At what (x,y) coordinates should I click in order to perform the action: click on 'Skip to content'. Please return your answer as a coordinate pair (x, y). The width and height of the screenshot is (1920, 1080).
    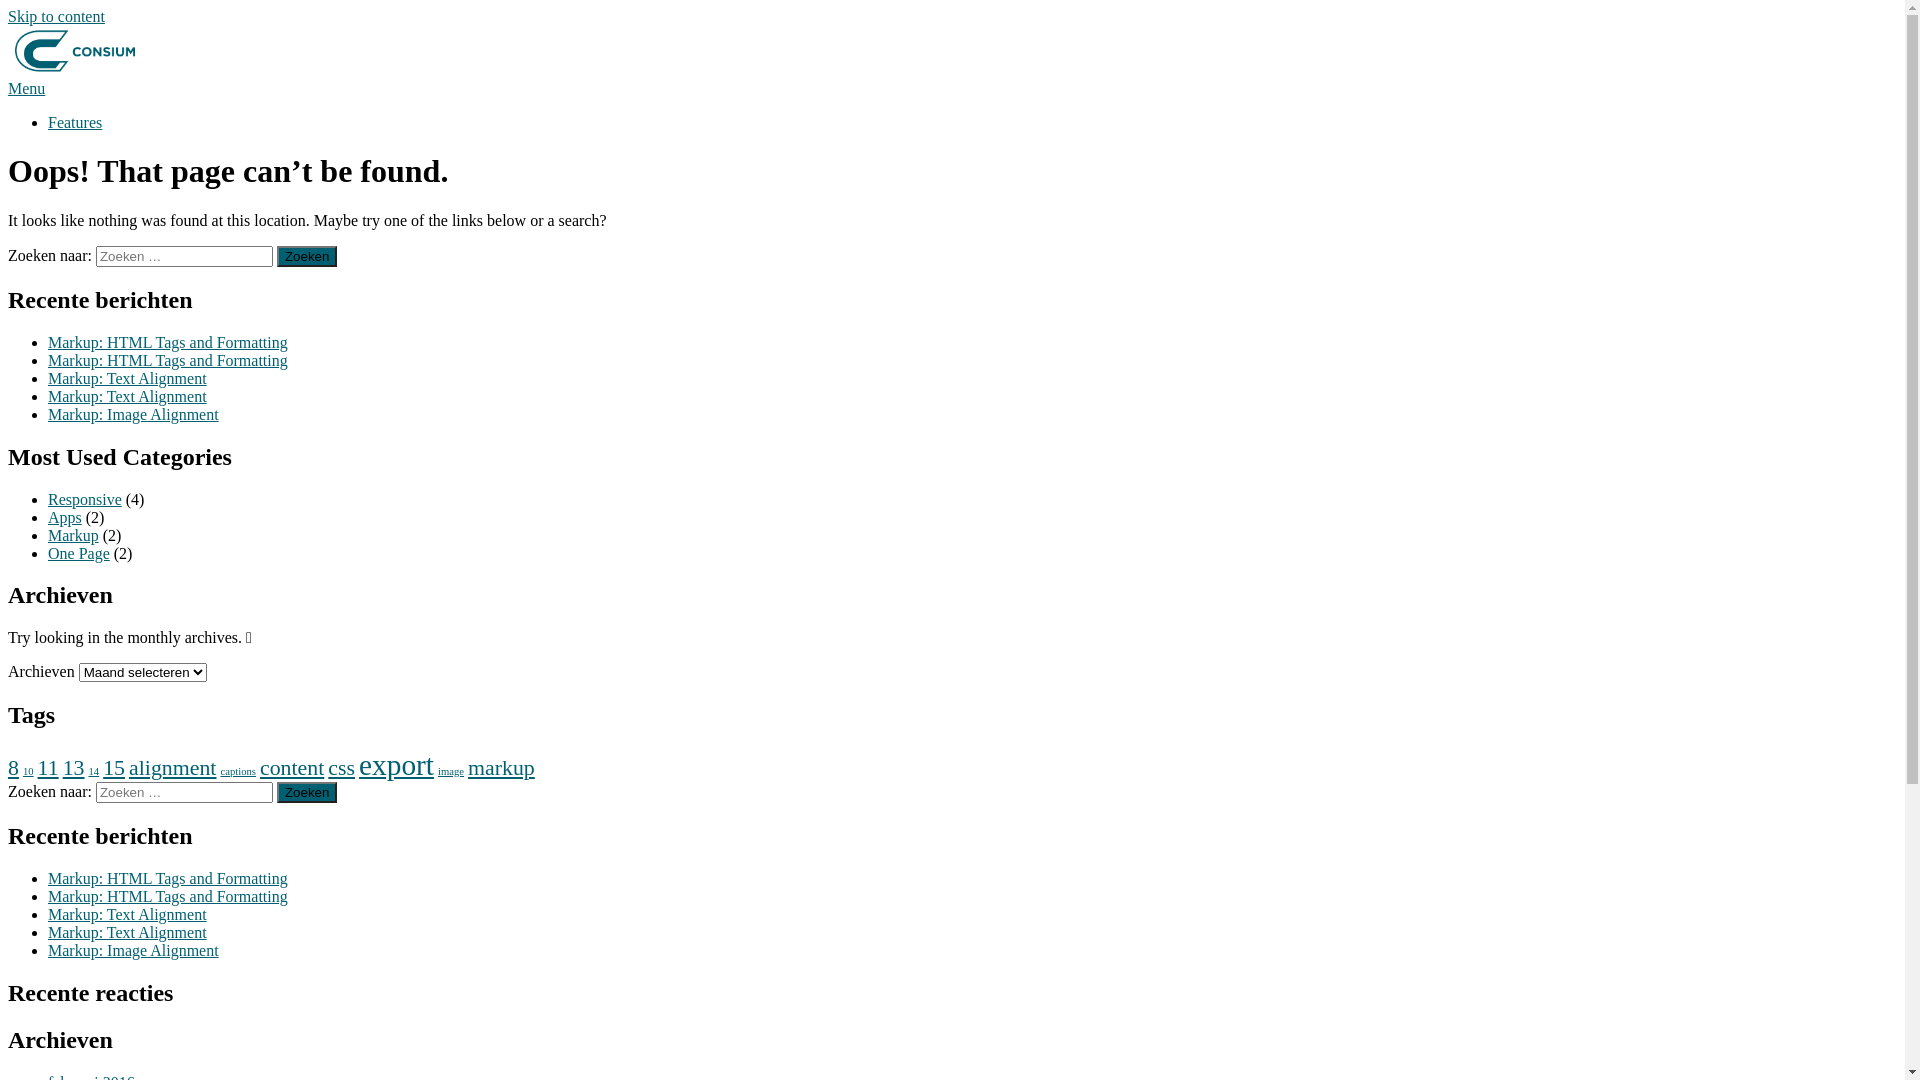
    Looking at the image, I should click on (56, 16).